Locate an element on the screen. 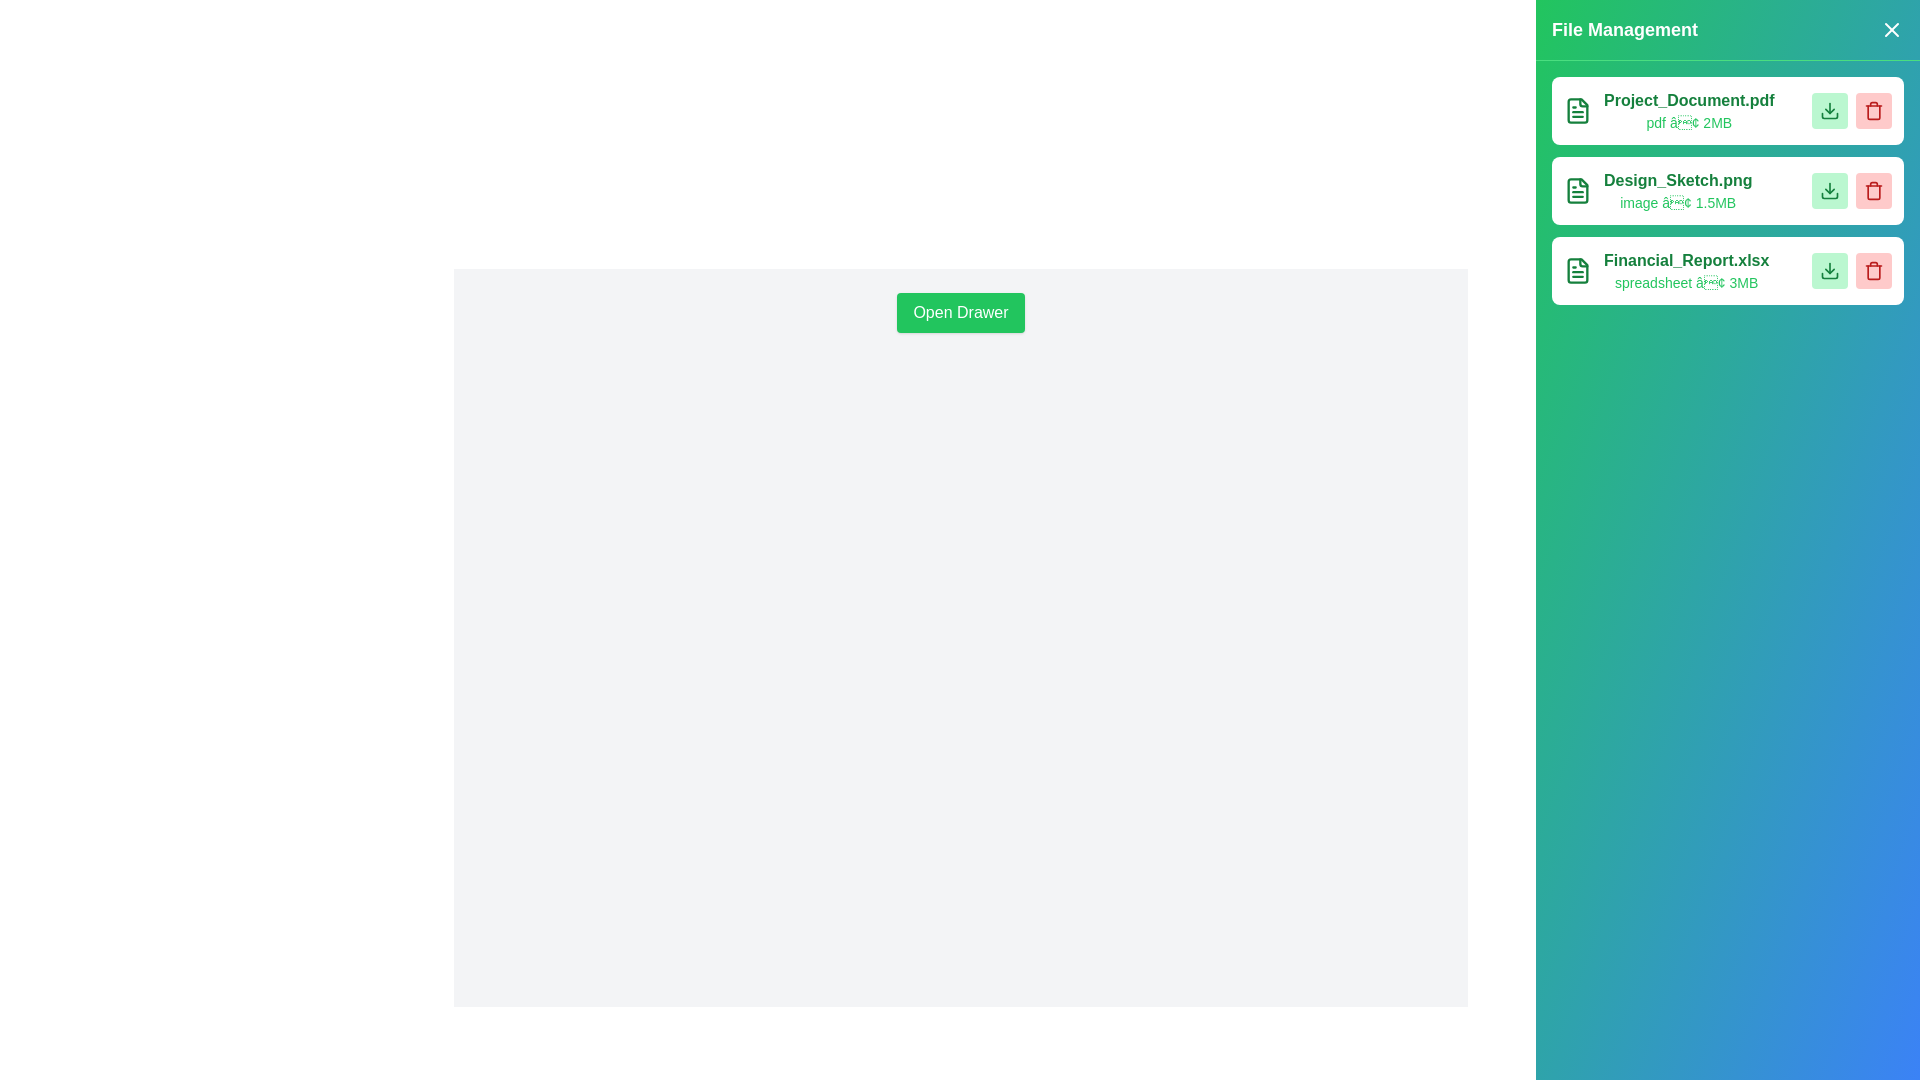 This screenshot has height=1080, width=1920. the 'Delete' button for the file Design_Sketch.png is located at coordinates (1872, 191).